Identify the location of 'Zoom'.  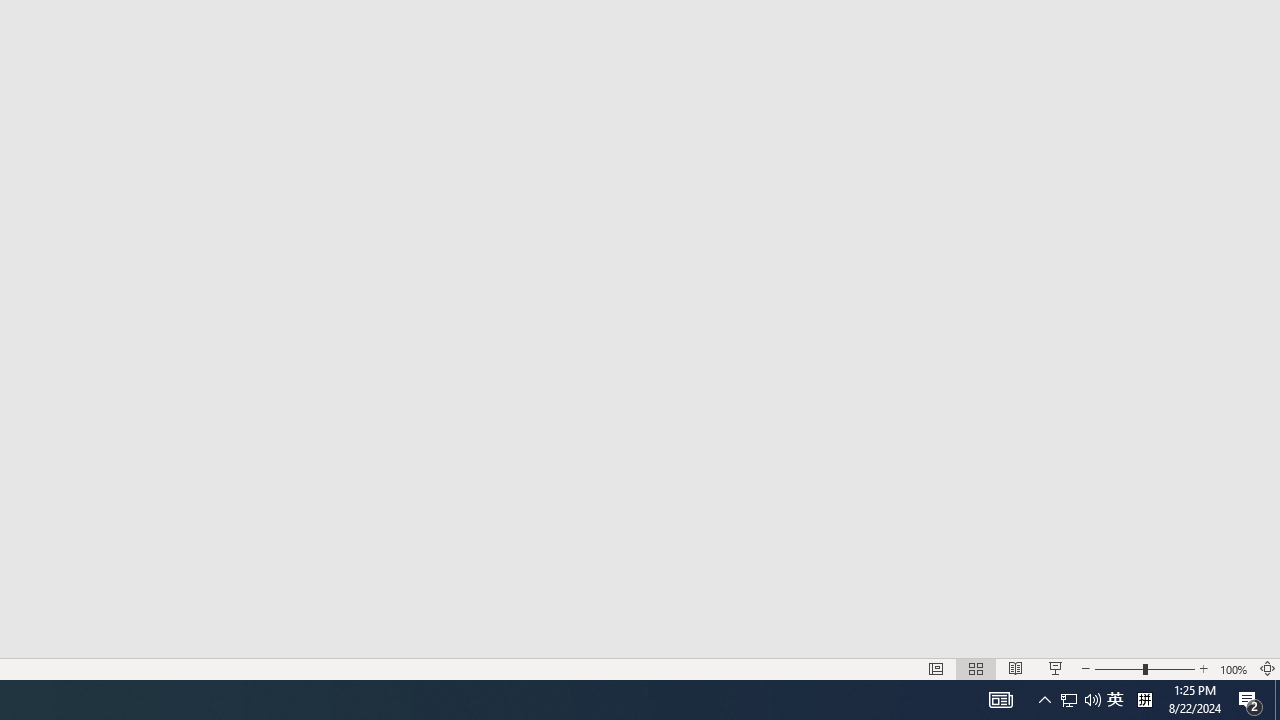
(1144, 669).